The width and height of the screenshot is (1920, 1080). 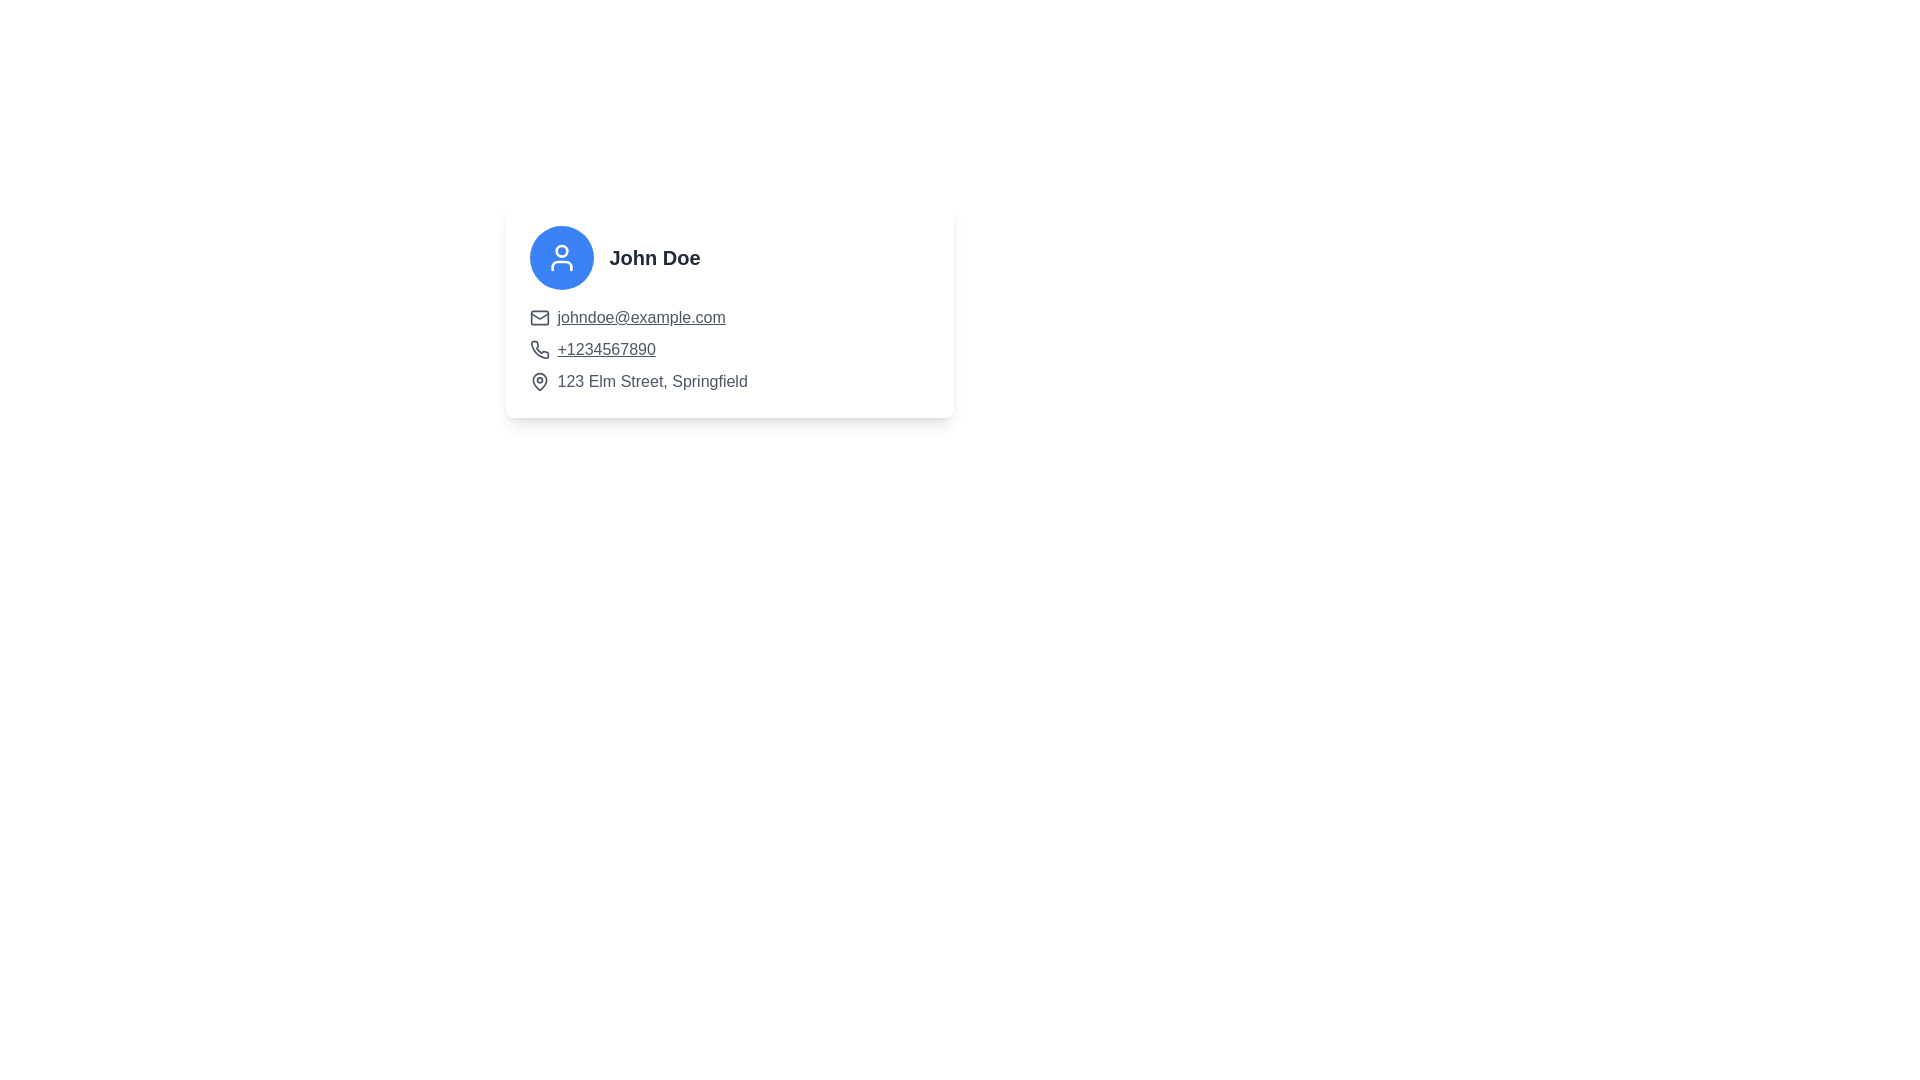 What do you see at coordinates (539, 316) in the screenshot?
I see `the rectangular email icon element, which has rounded corners and forms the main body of the envelope in the contact card layout` at bounding box center [539, 316].